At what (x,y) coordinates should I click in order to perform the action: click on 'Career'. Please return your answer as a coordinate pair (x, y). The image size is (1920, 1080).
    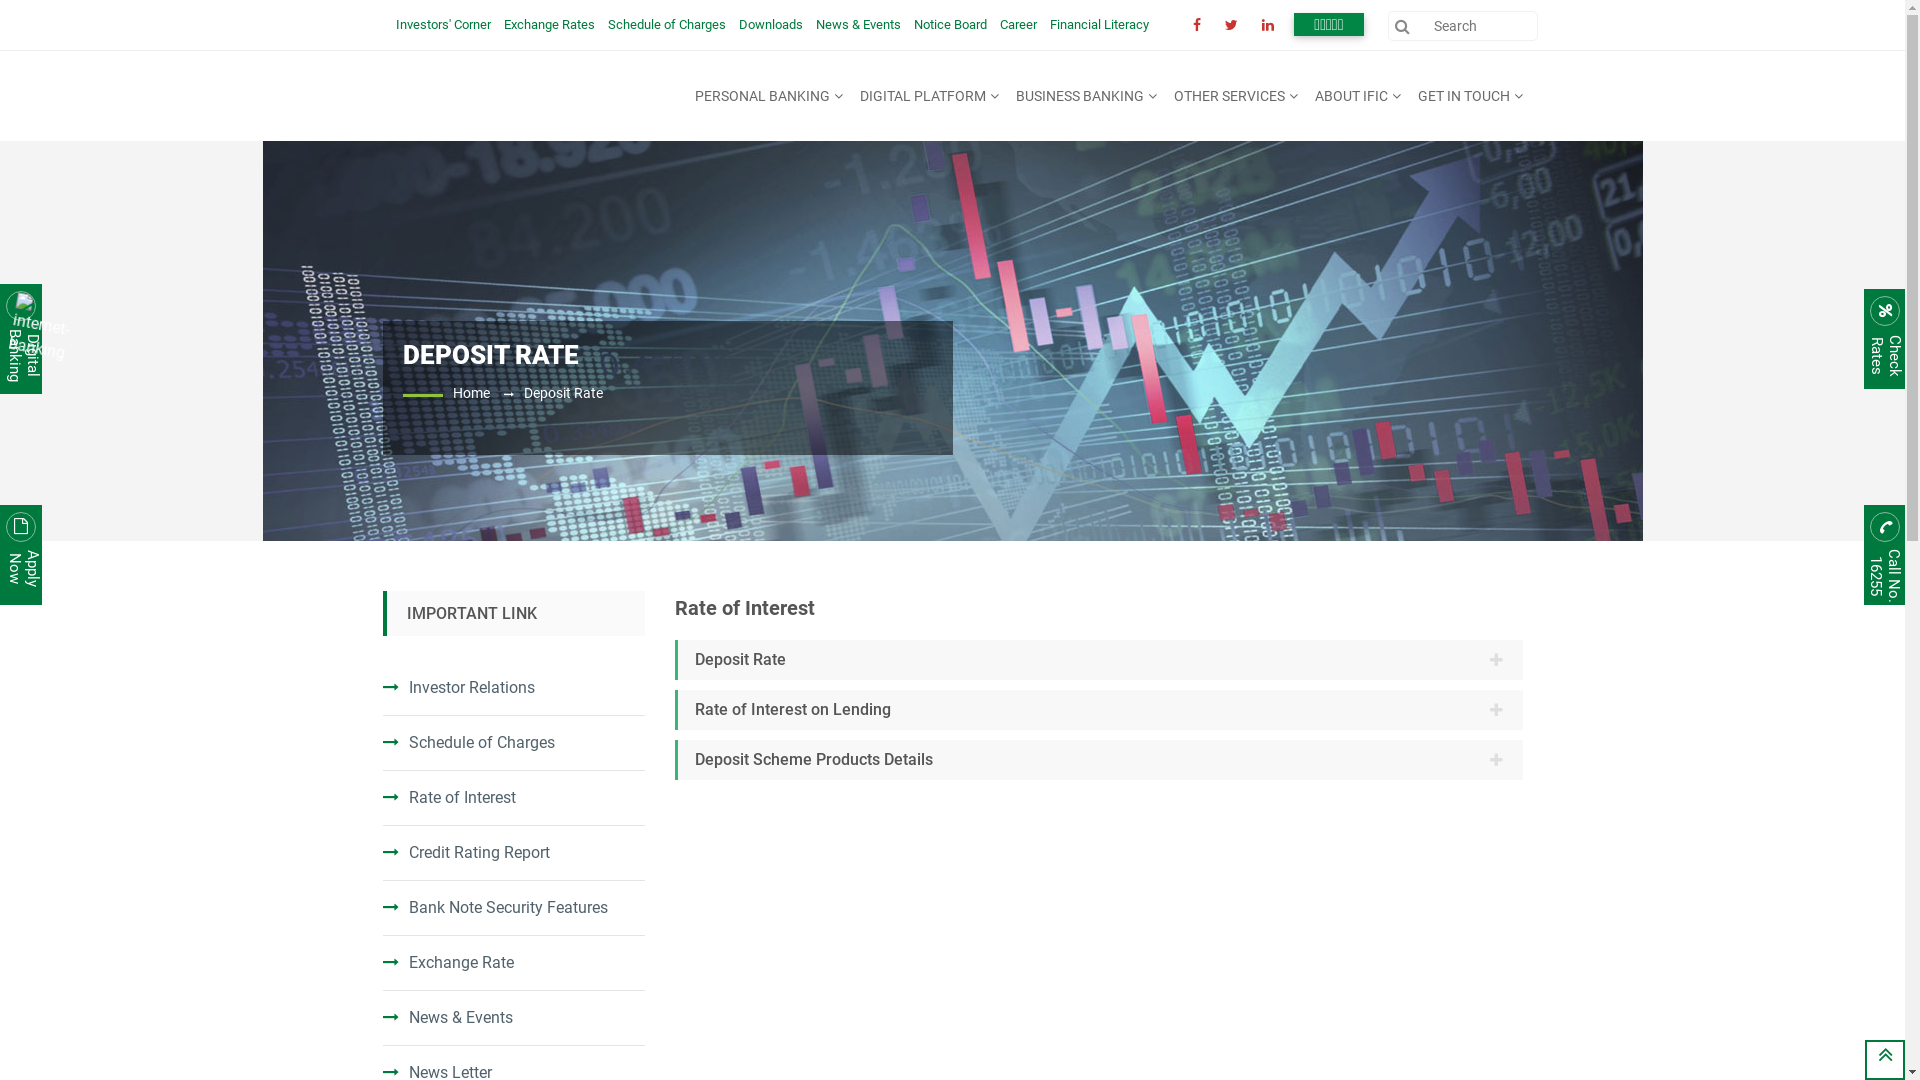
    Looking at the image, I should click on (1018, 24).